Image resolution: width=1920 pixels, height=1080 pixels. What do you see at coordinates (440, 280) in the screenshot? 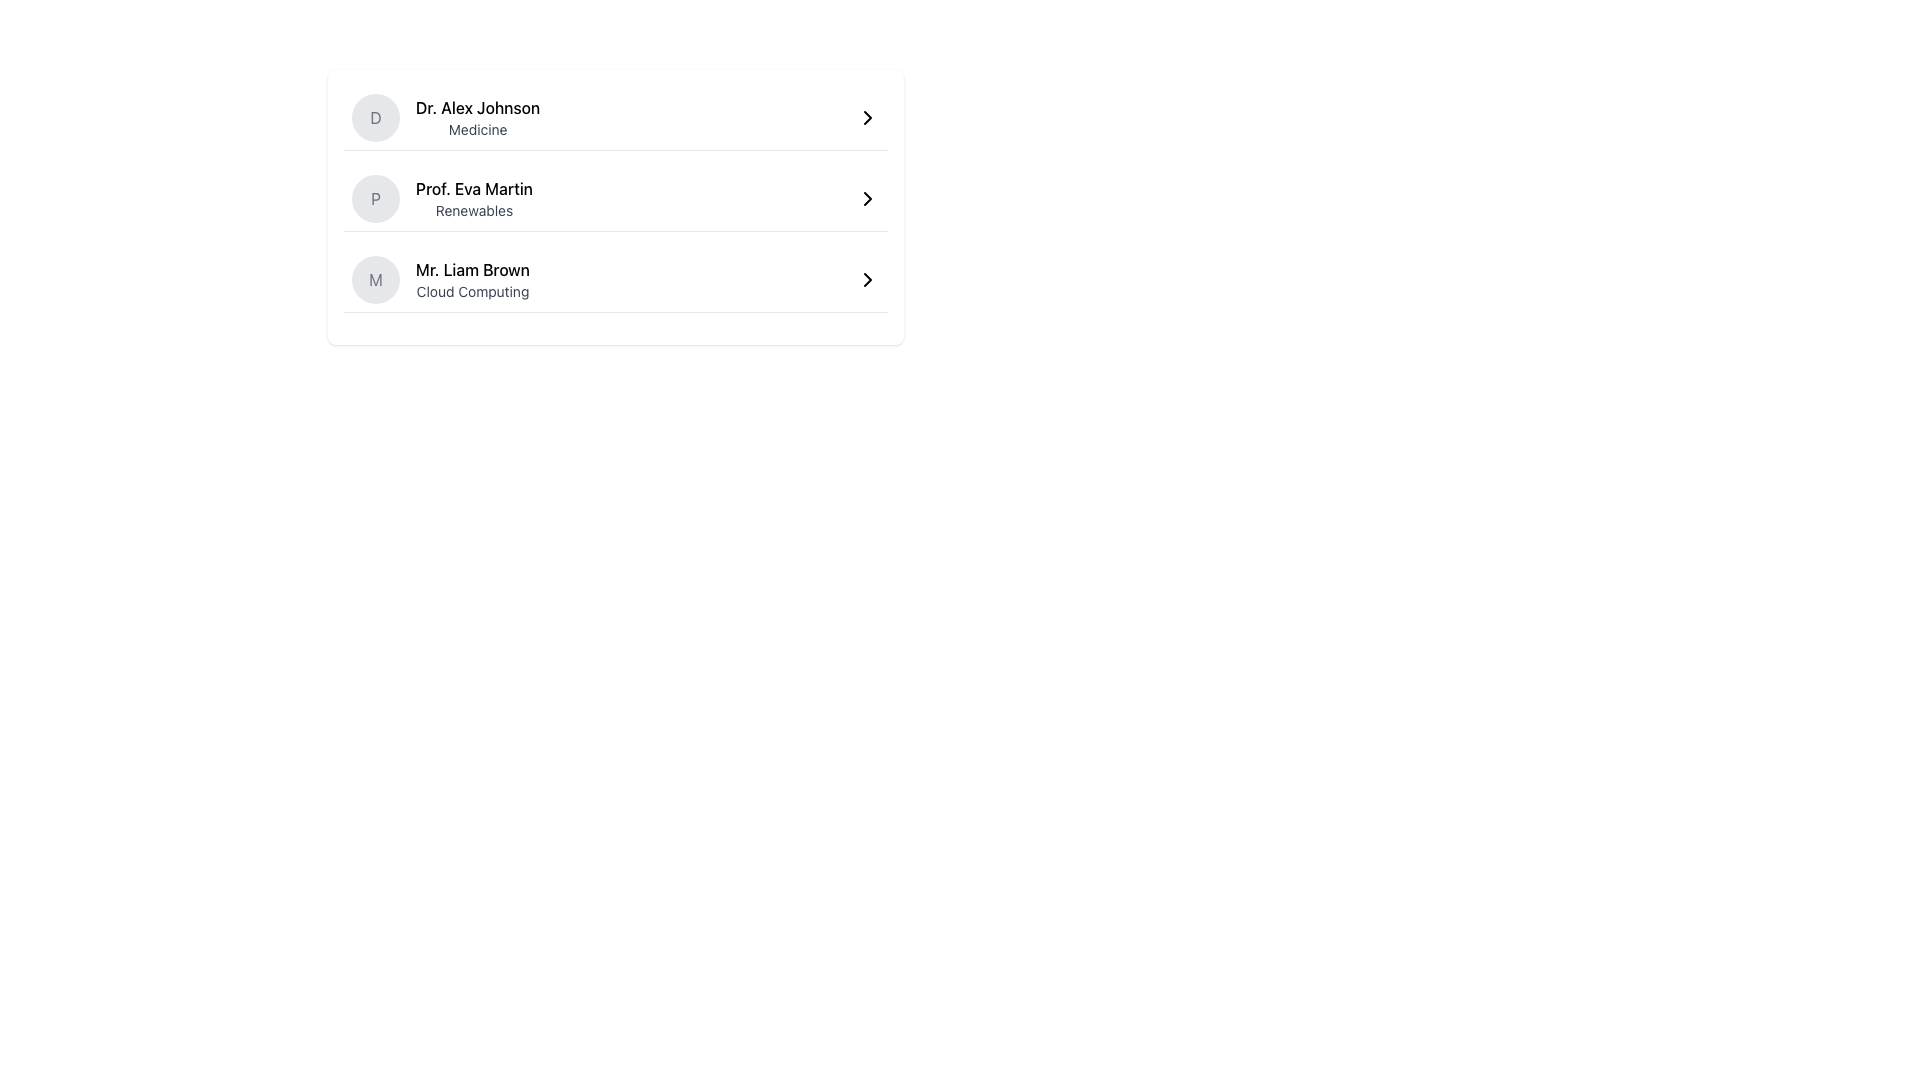
I see `the text display with an avatar that provides identification information about an individual, specifically the third item from the top in a horizontally centered list` at bounding box center [440, 280].